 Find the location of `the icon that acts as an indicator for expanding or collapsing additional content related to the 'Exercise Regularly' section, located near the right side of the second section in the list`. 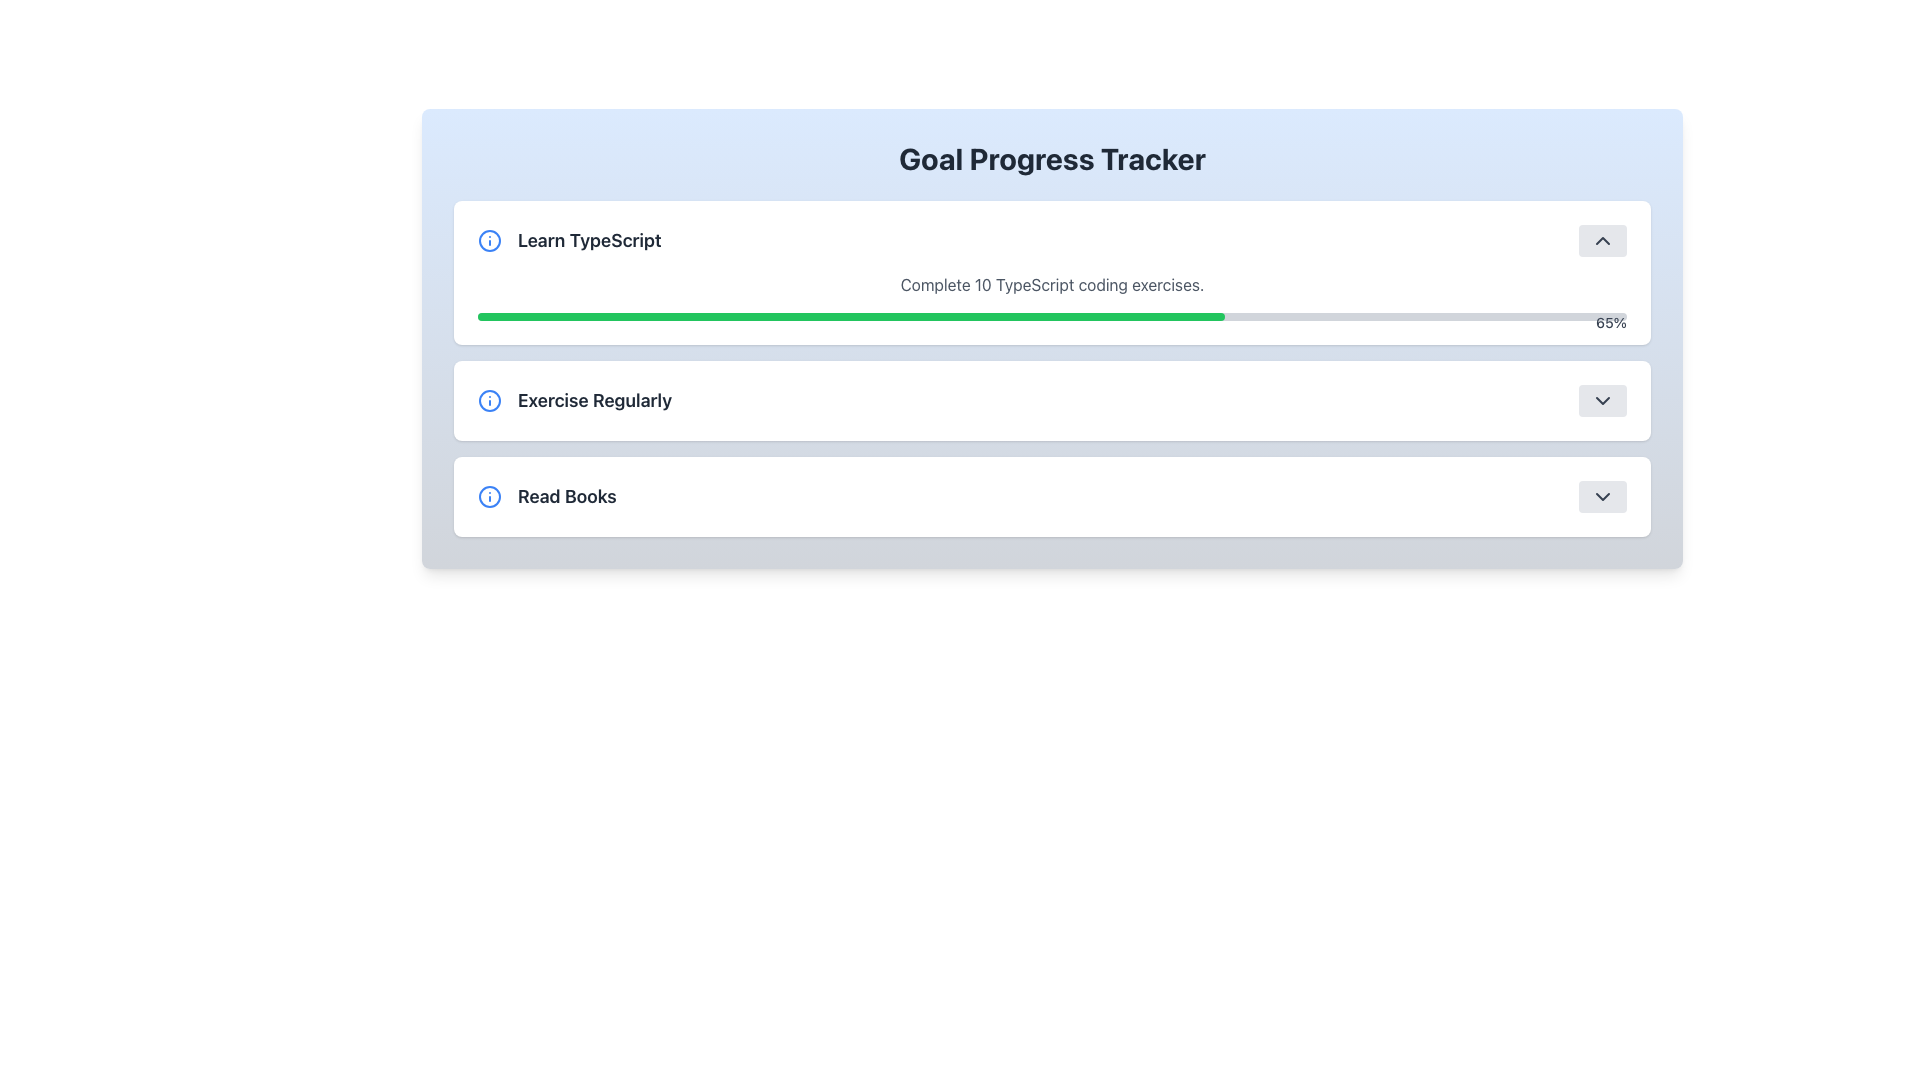

the icon that acts as an indicator for expanding or collapsing additional content related to the 'Exercise Regularly' section, located near the right side of the second section in the list is located at coordinates (1603, 401).